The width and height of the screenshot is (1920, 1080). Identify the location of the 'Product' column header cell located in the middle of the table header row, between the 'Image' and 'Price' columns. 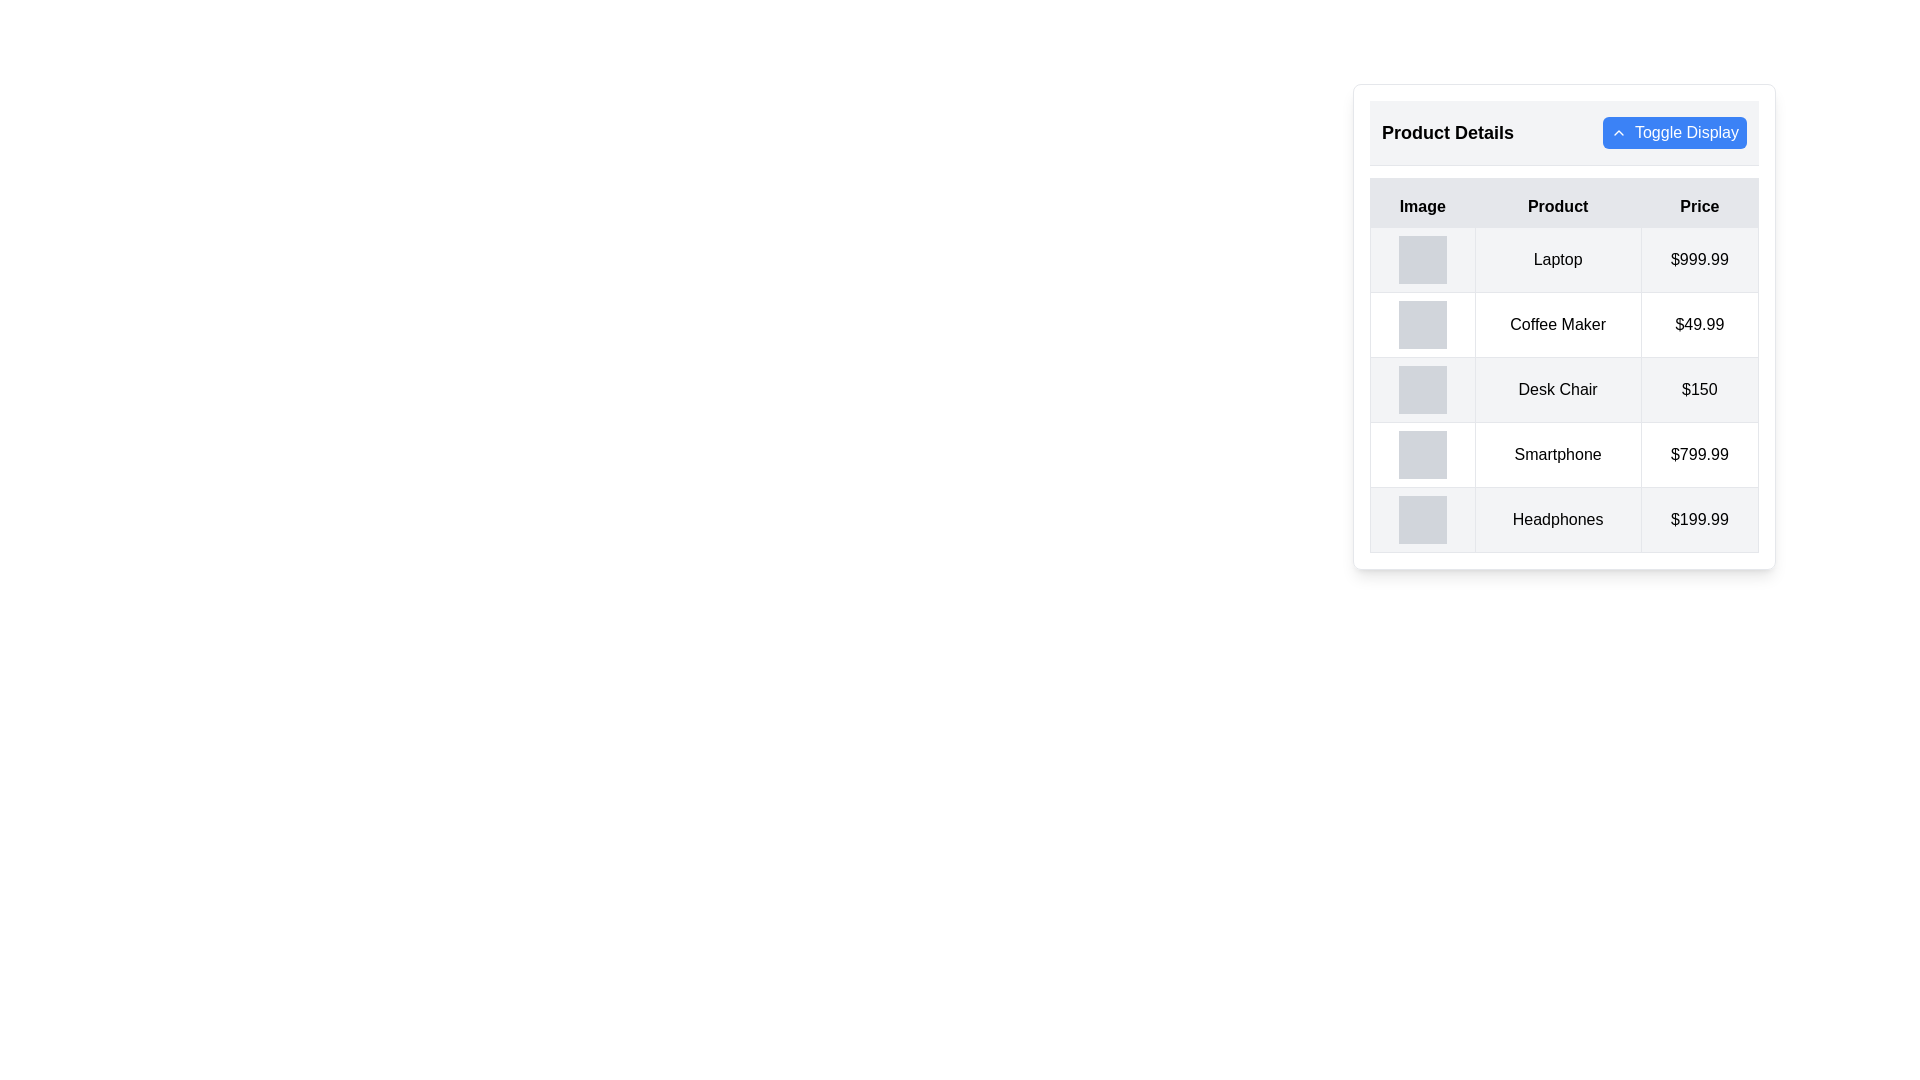
(1557, 203).